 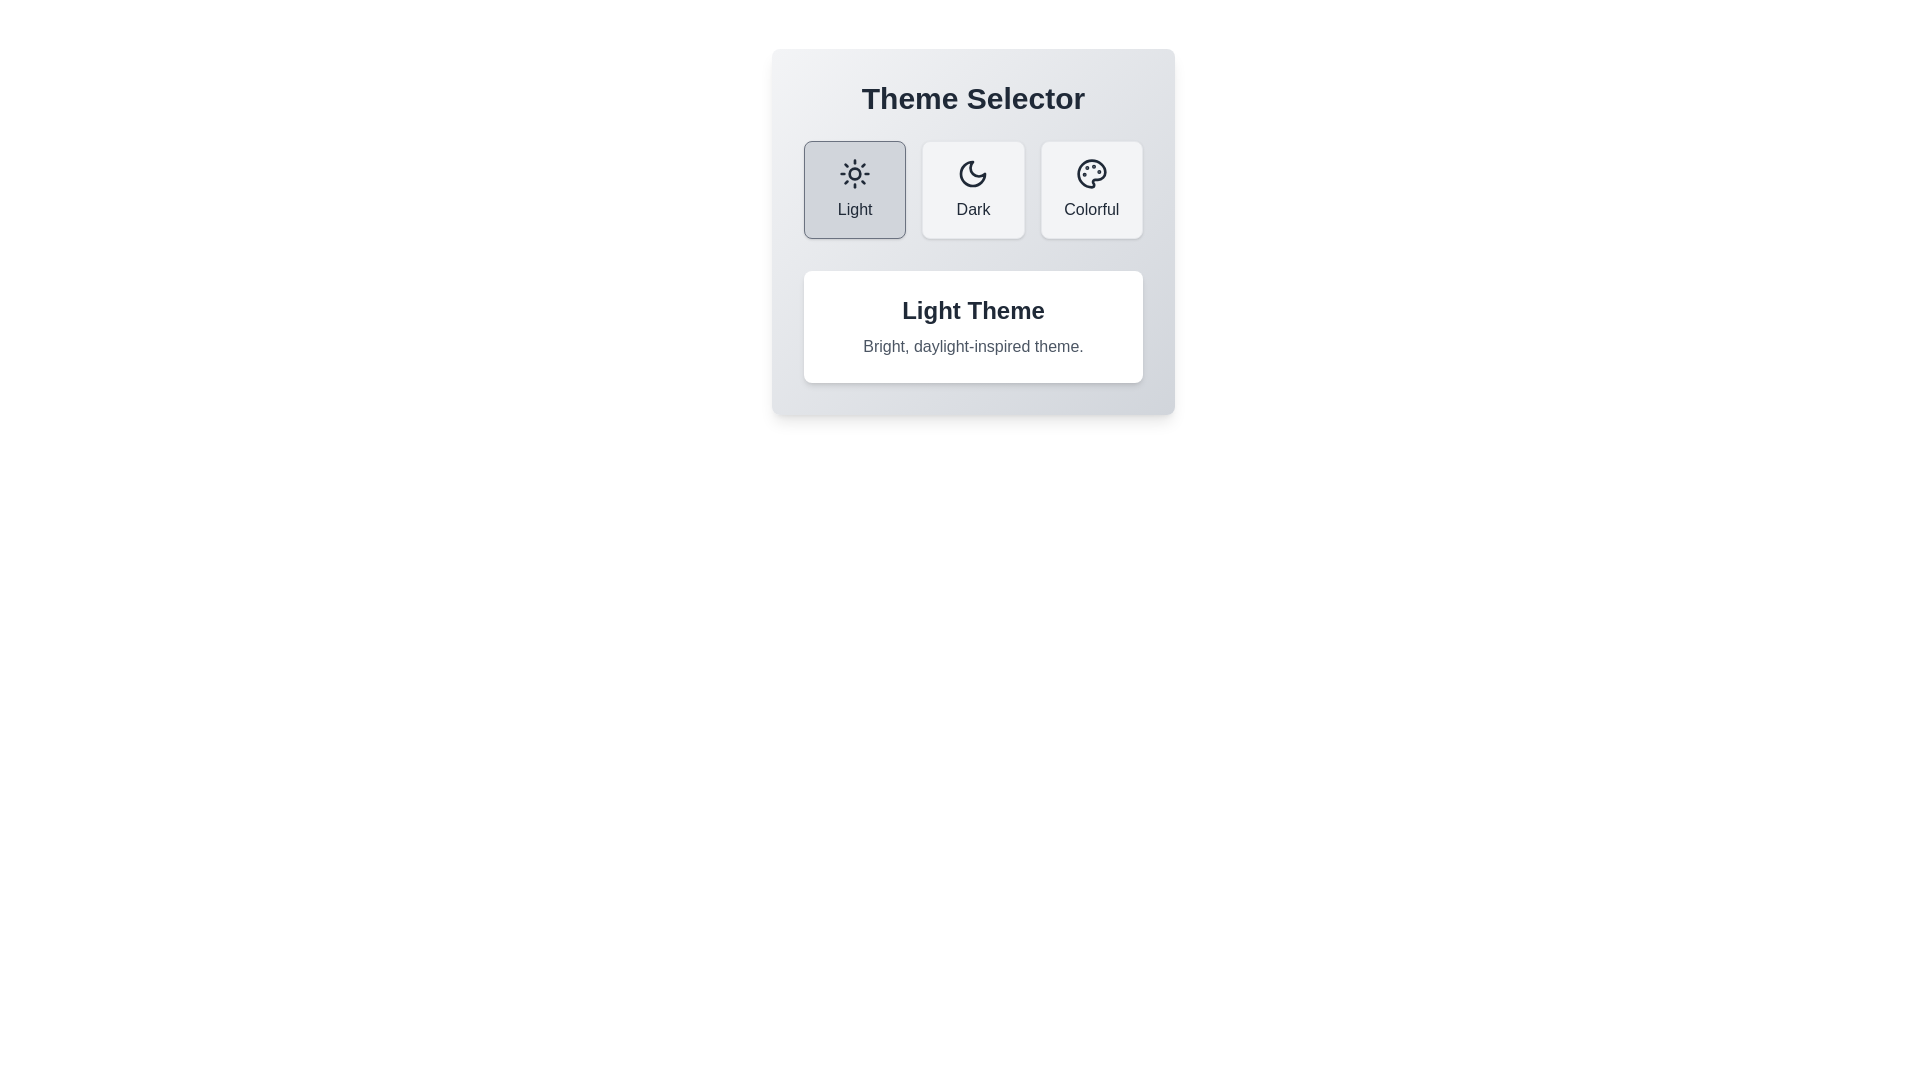 I want to click on the color palette icon in the theme selector, located at the top-right corner next to the 'Dark' theme button, so click(x=1090, y=172).